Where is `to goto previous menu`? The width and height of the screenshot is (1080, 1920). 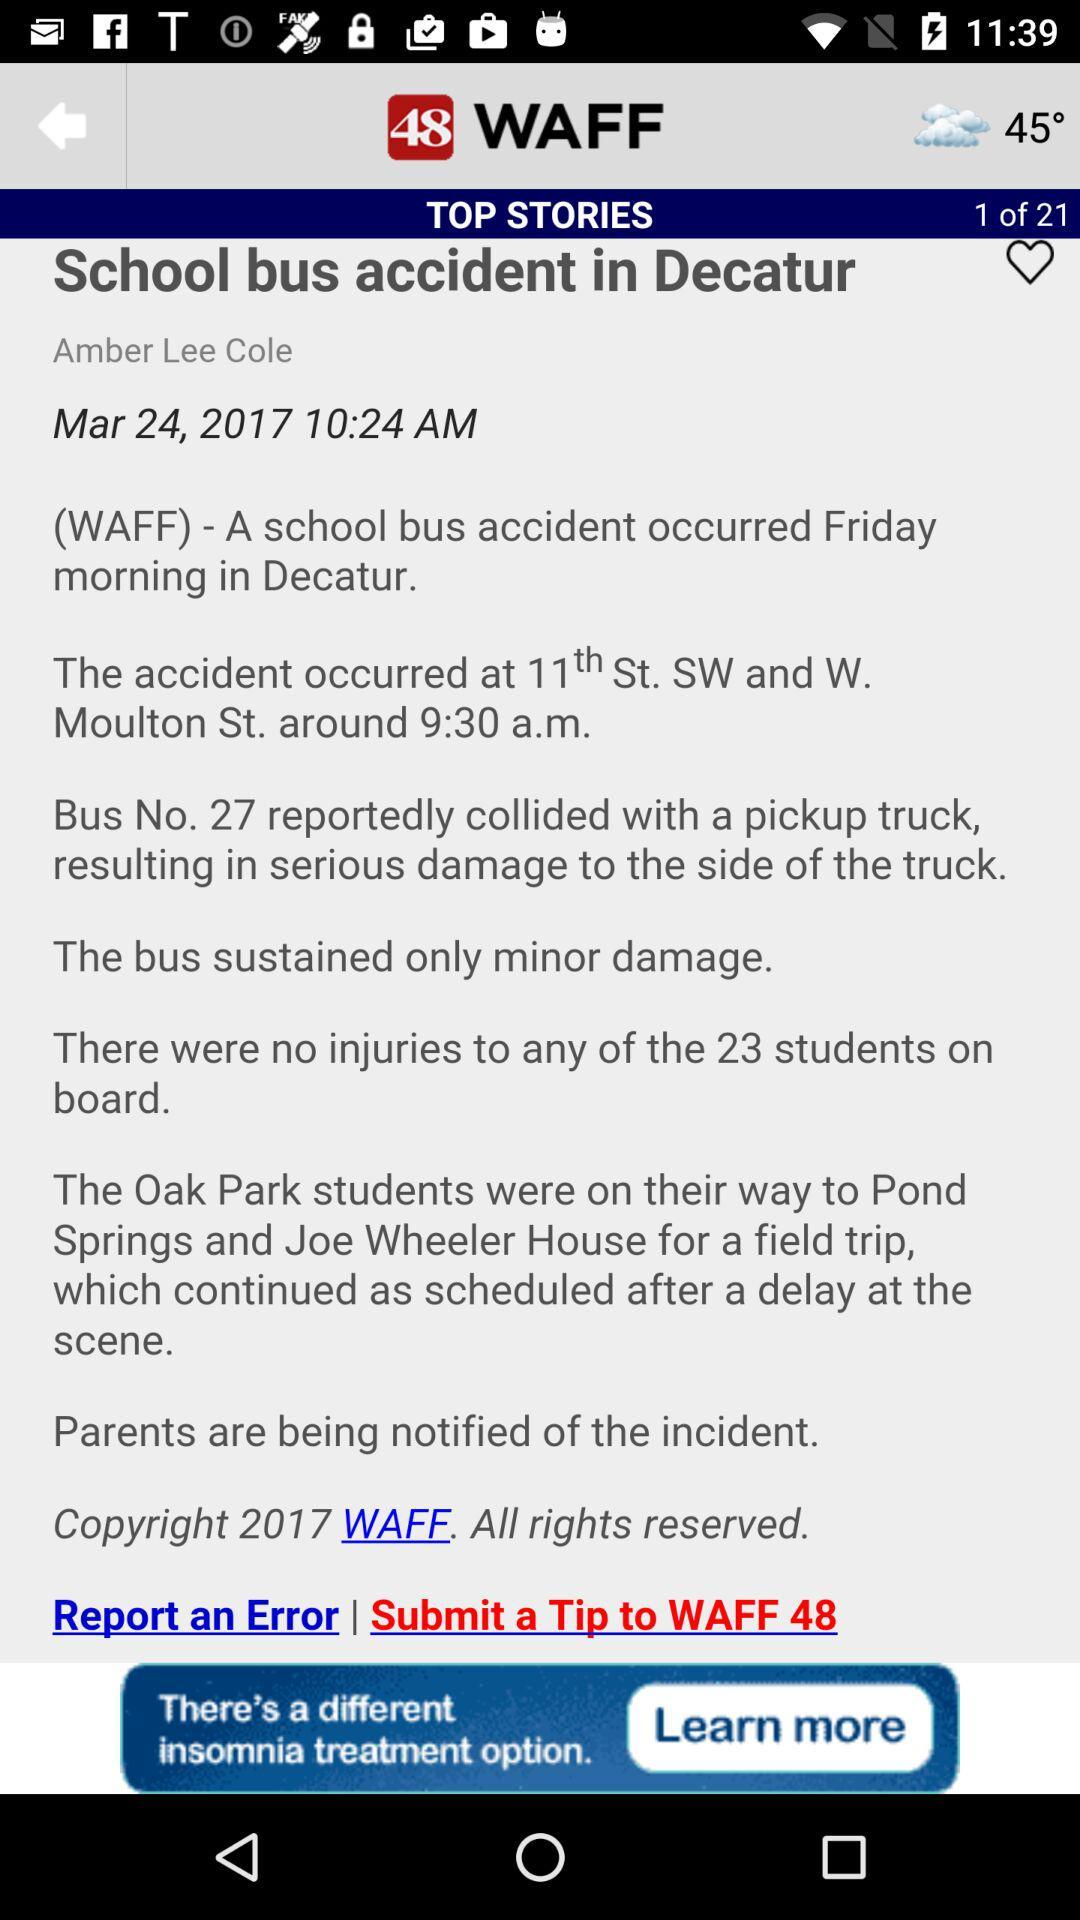 to goto previous menu is located at coordinates (61, 124).